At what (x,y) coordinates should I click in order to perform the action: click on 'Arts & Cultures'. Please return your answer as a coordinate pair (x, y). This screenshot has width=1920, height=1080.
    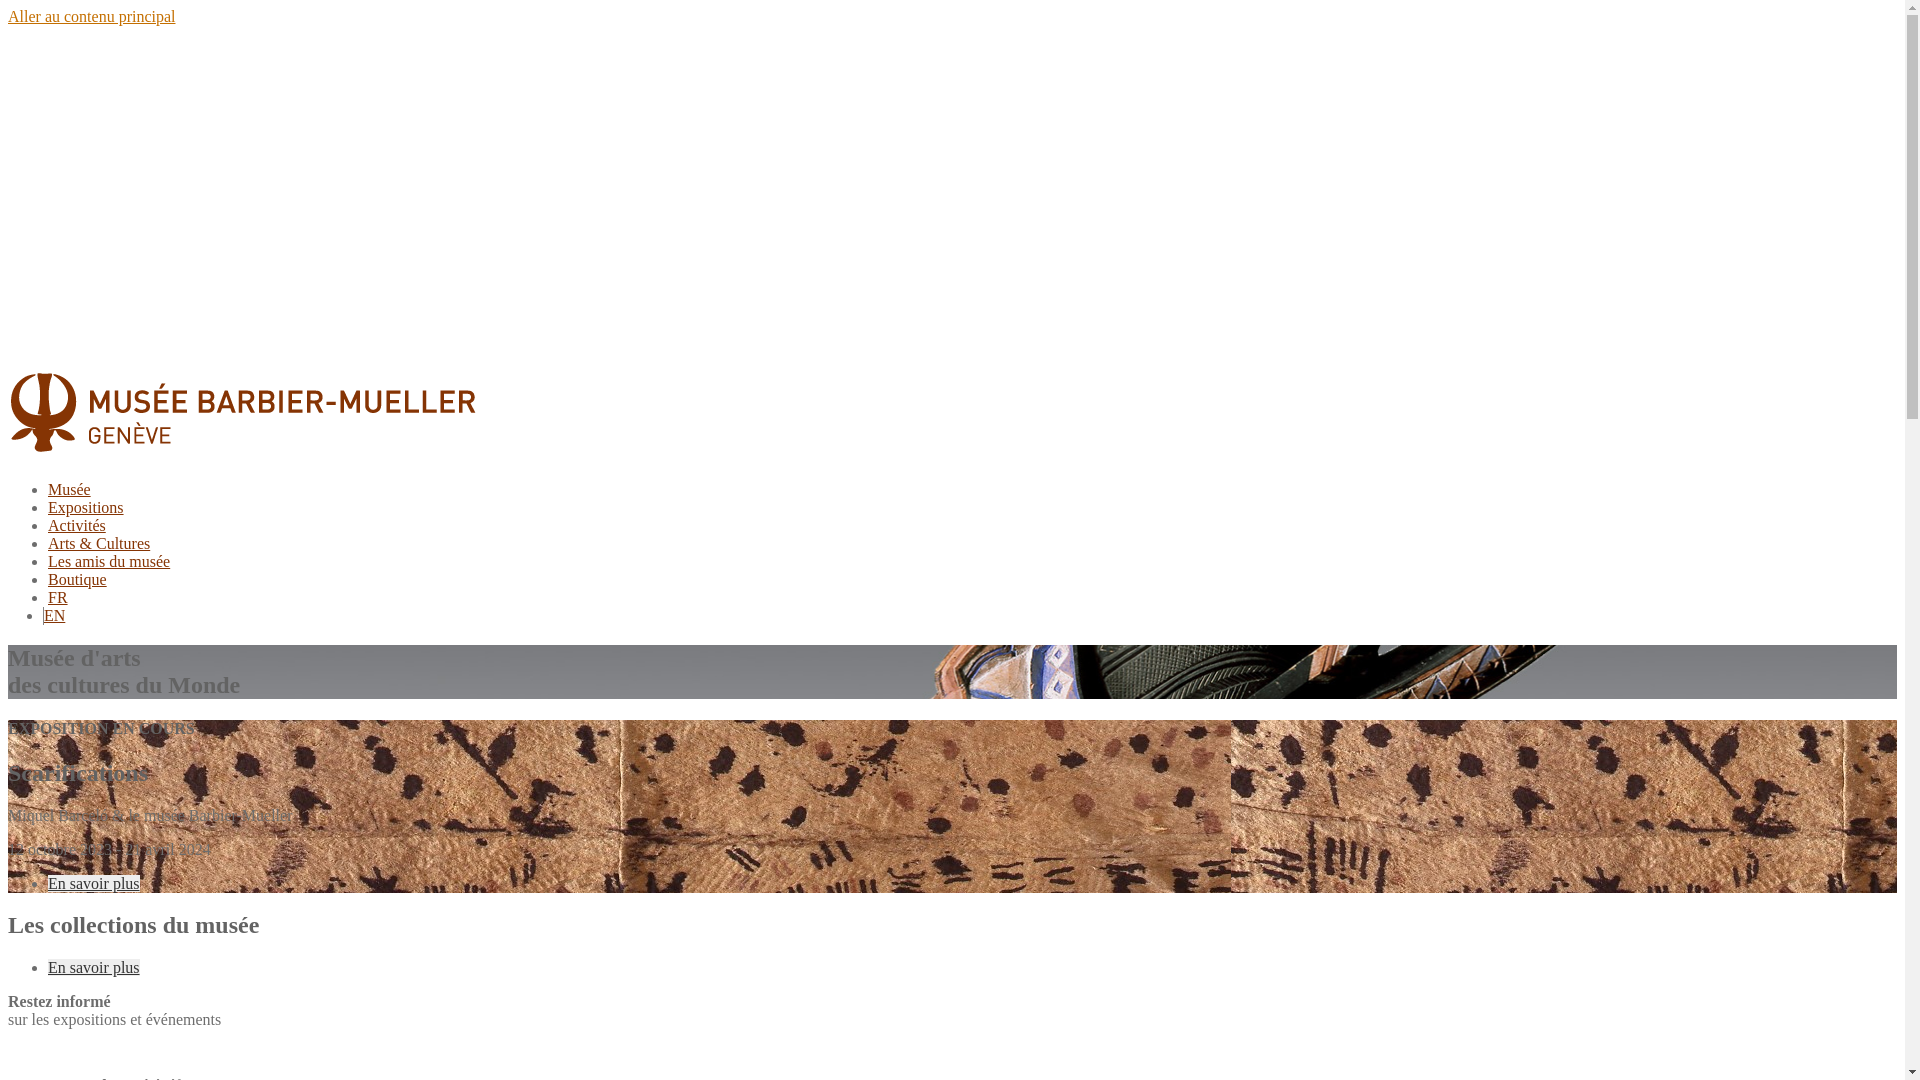
    Looking at the image, I should click on (98, 543).